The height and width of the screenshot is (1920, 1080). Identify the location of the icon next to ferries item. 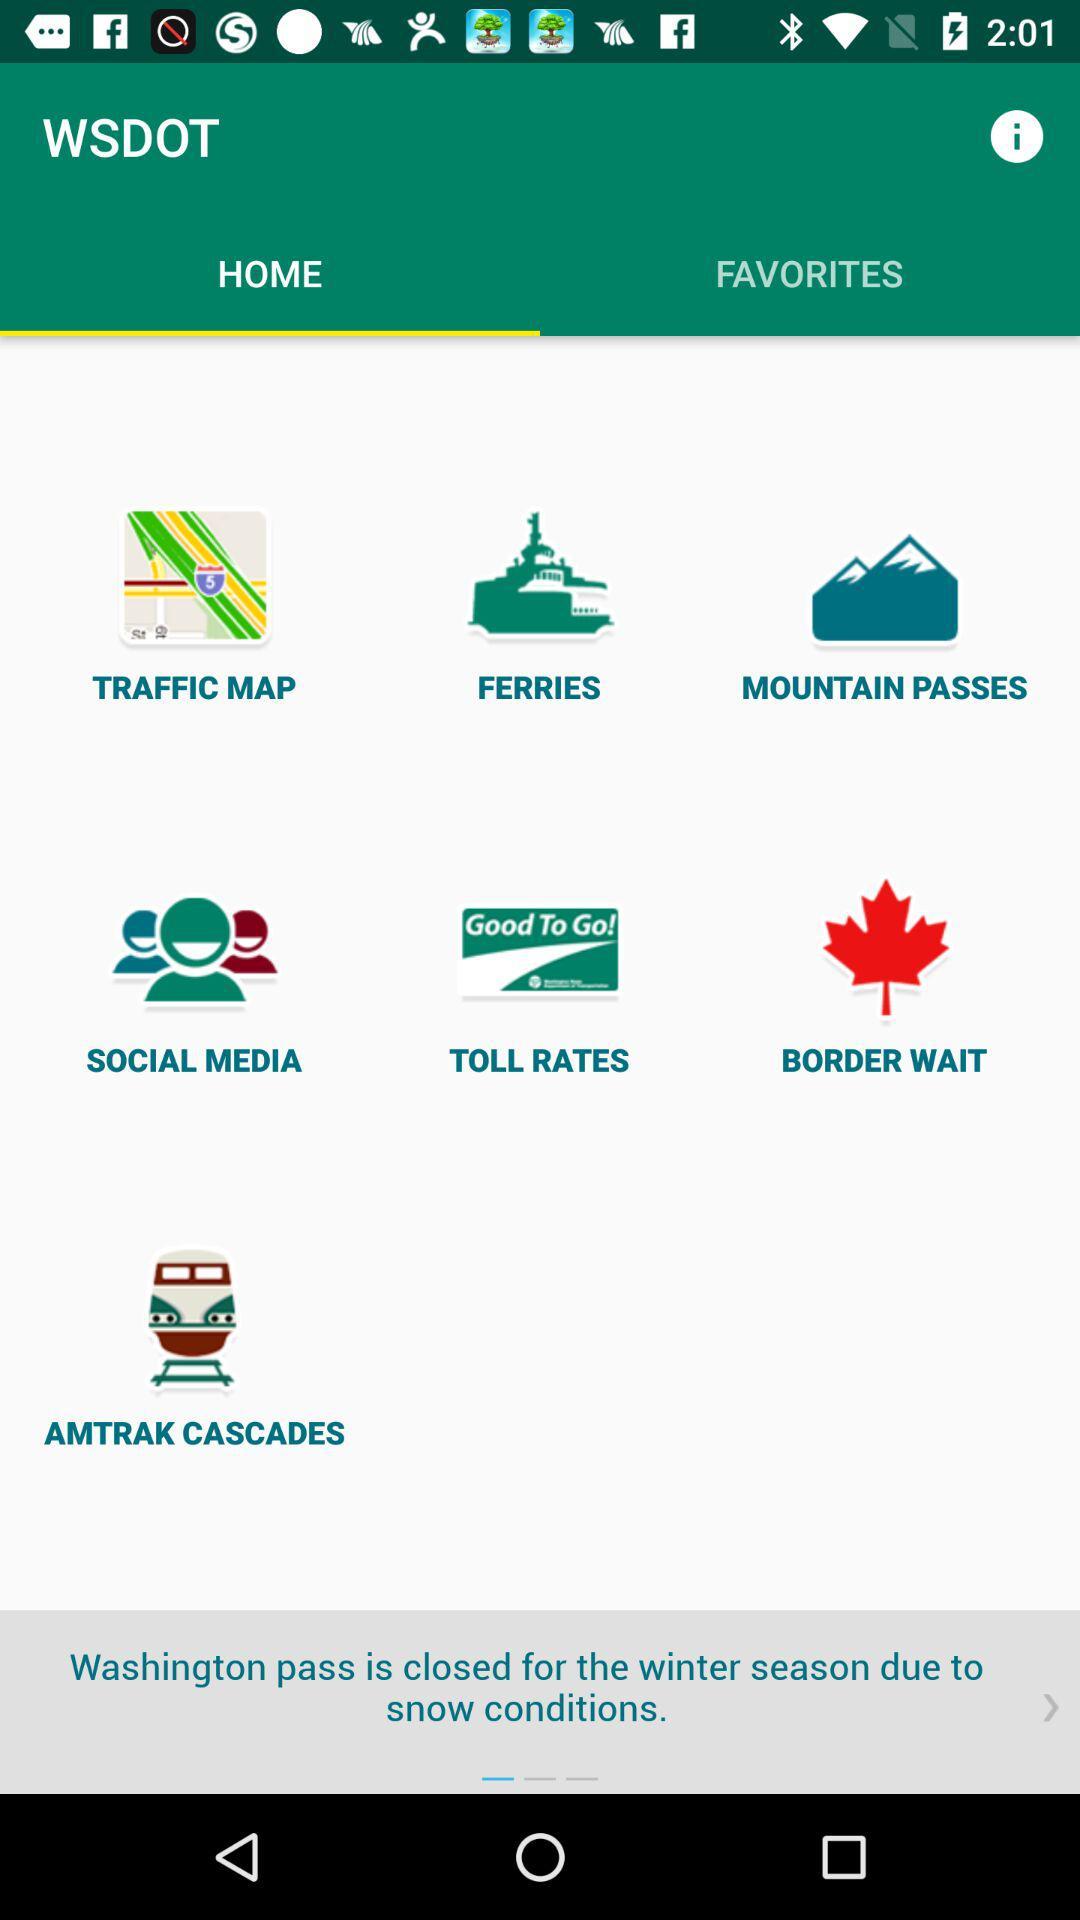
(194, 599).